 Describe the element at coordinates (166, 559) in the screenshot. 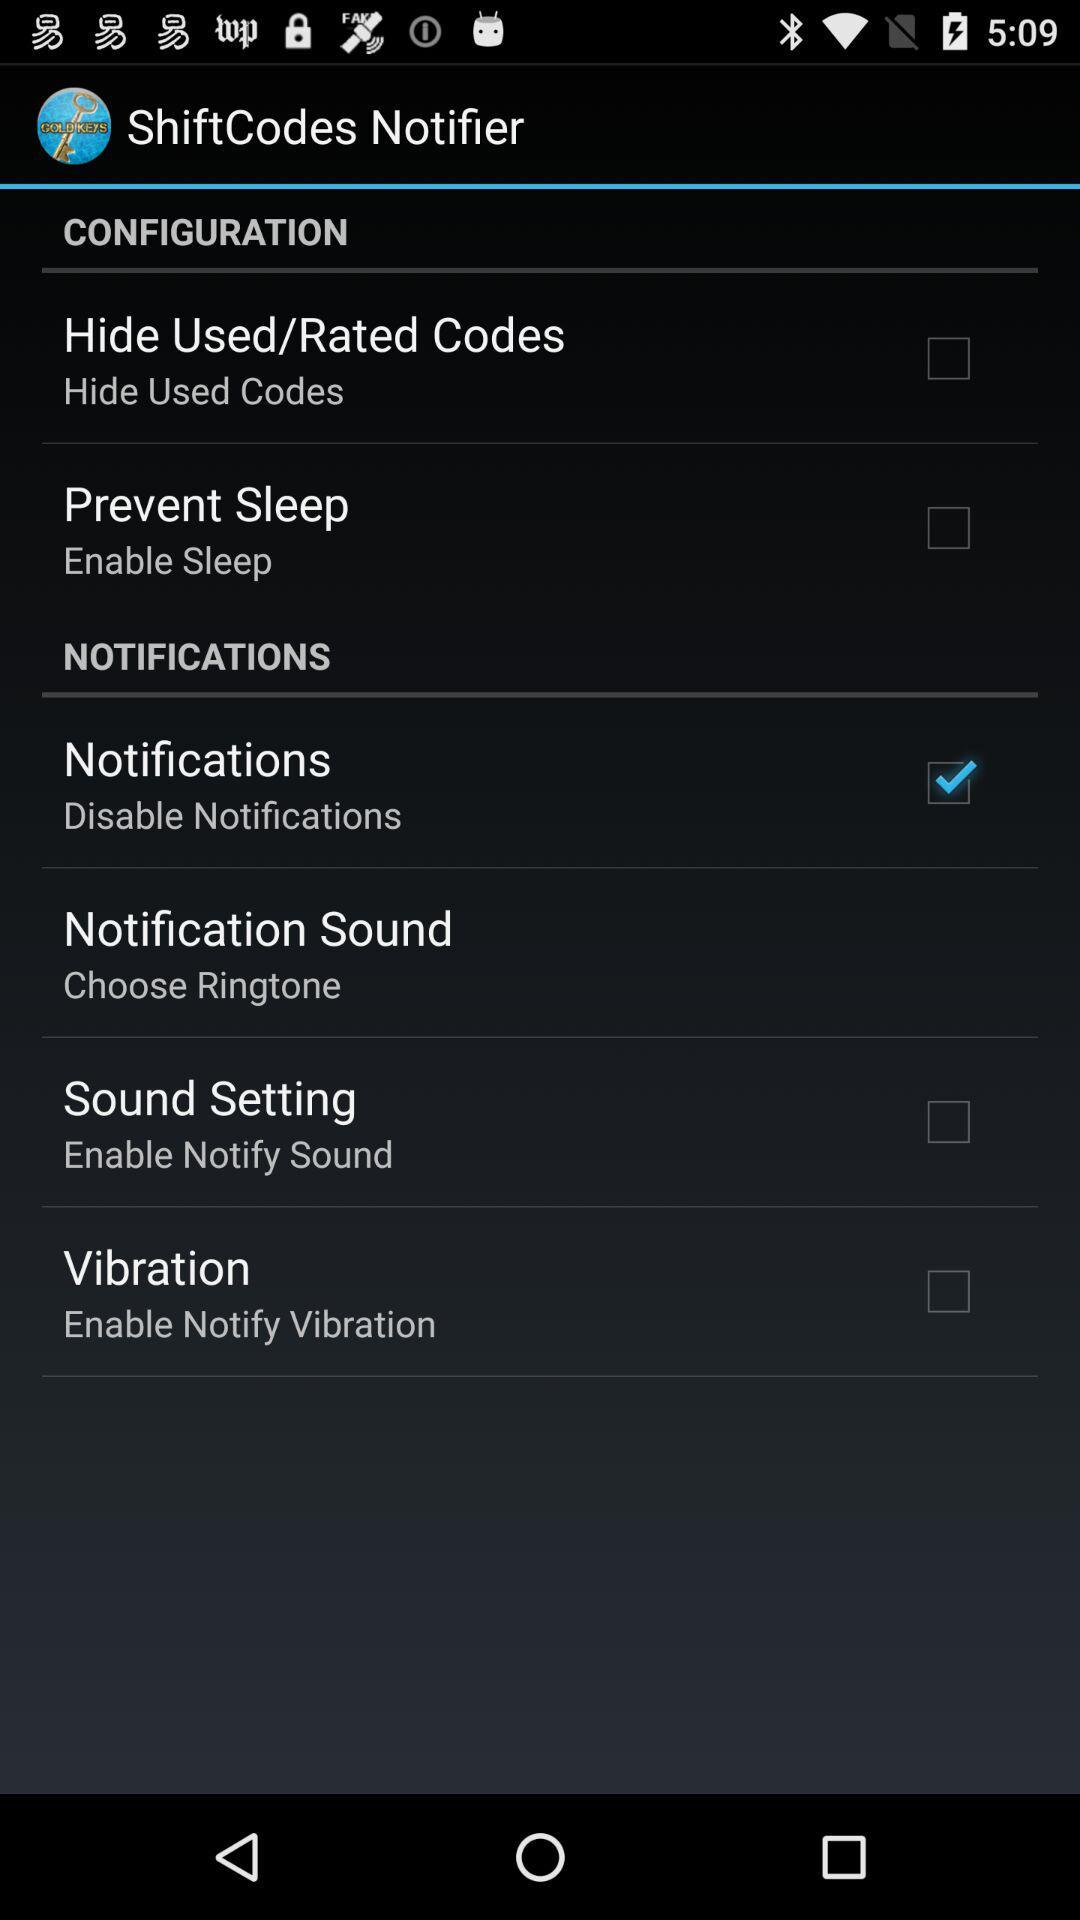

I see `the icon below prevent sleep icon` at that location.